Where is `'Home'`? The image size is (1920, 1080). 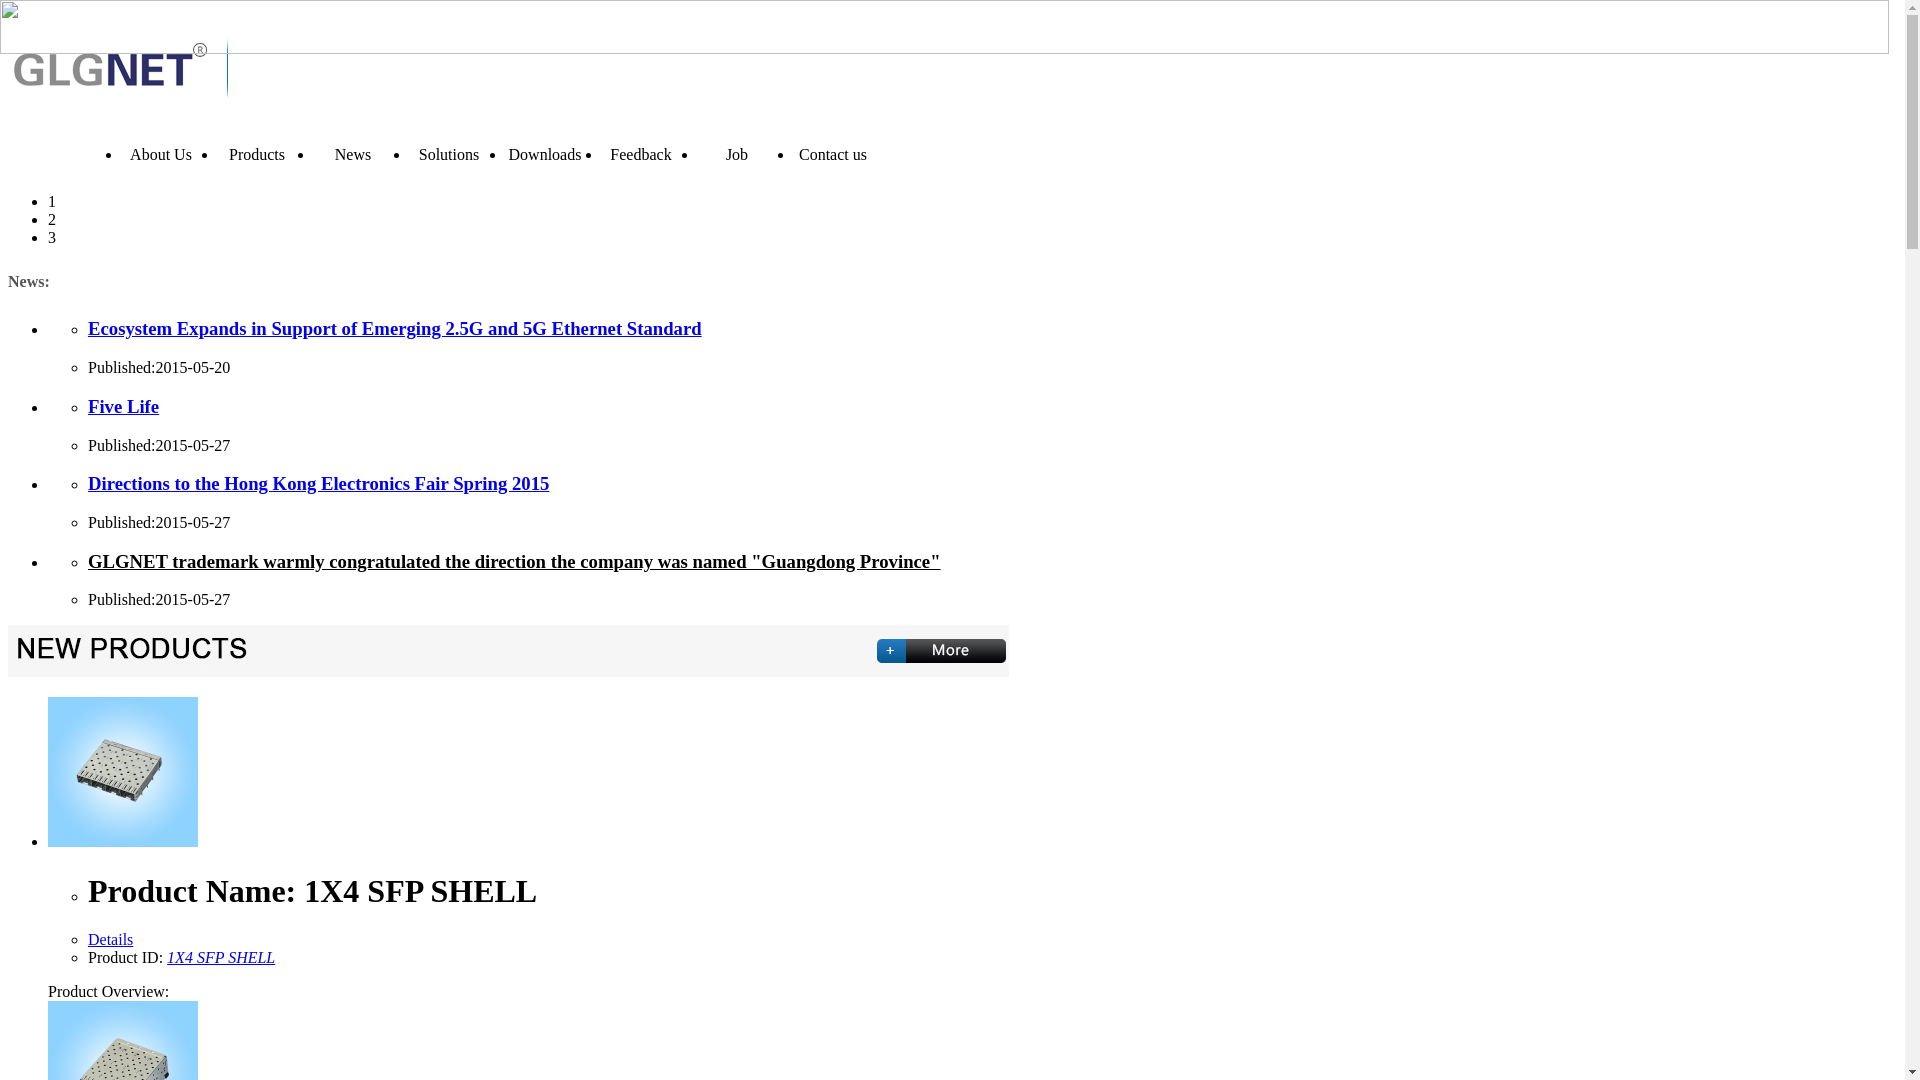 'Home' is located at coordinates (65, 153).